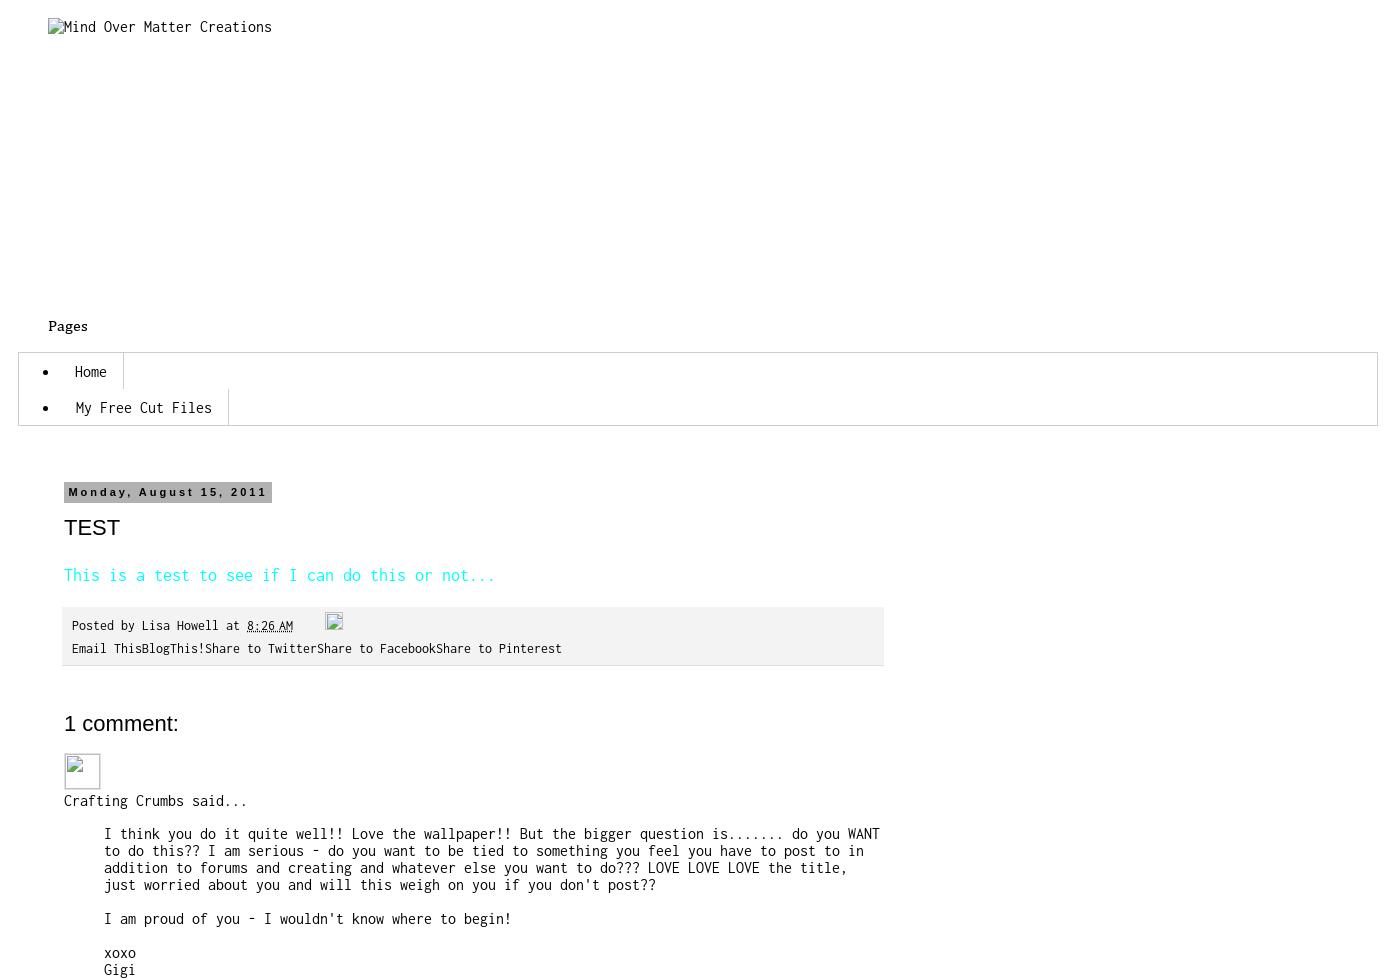 The height and width of the screenshot is (979, 1388). What do you see at coordinates (179, 624) in the screenshot?
I see `'Lisa Howell'` at bounding box center [179, 624].